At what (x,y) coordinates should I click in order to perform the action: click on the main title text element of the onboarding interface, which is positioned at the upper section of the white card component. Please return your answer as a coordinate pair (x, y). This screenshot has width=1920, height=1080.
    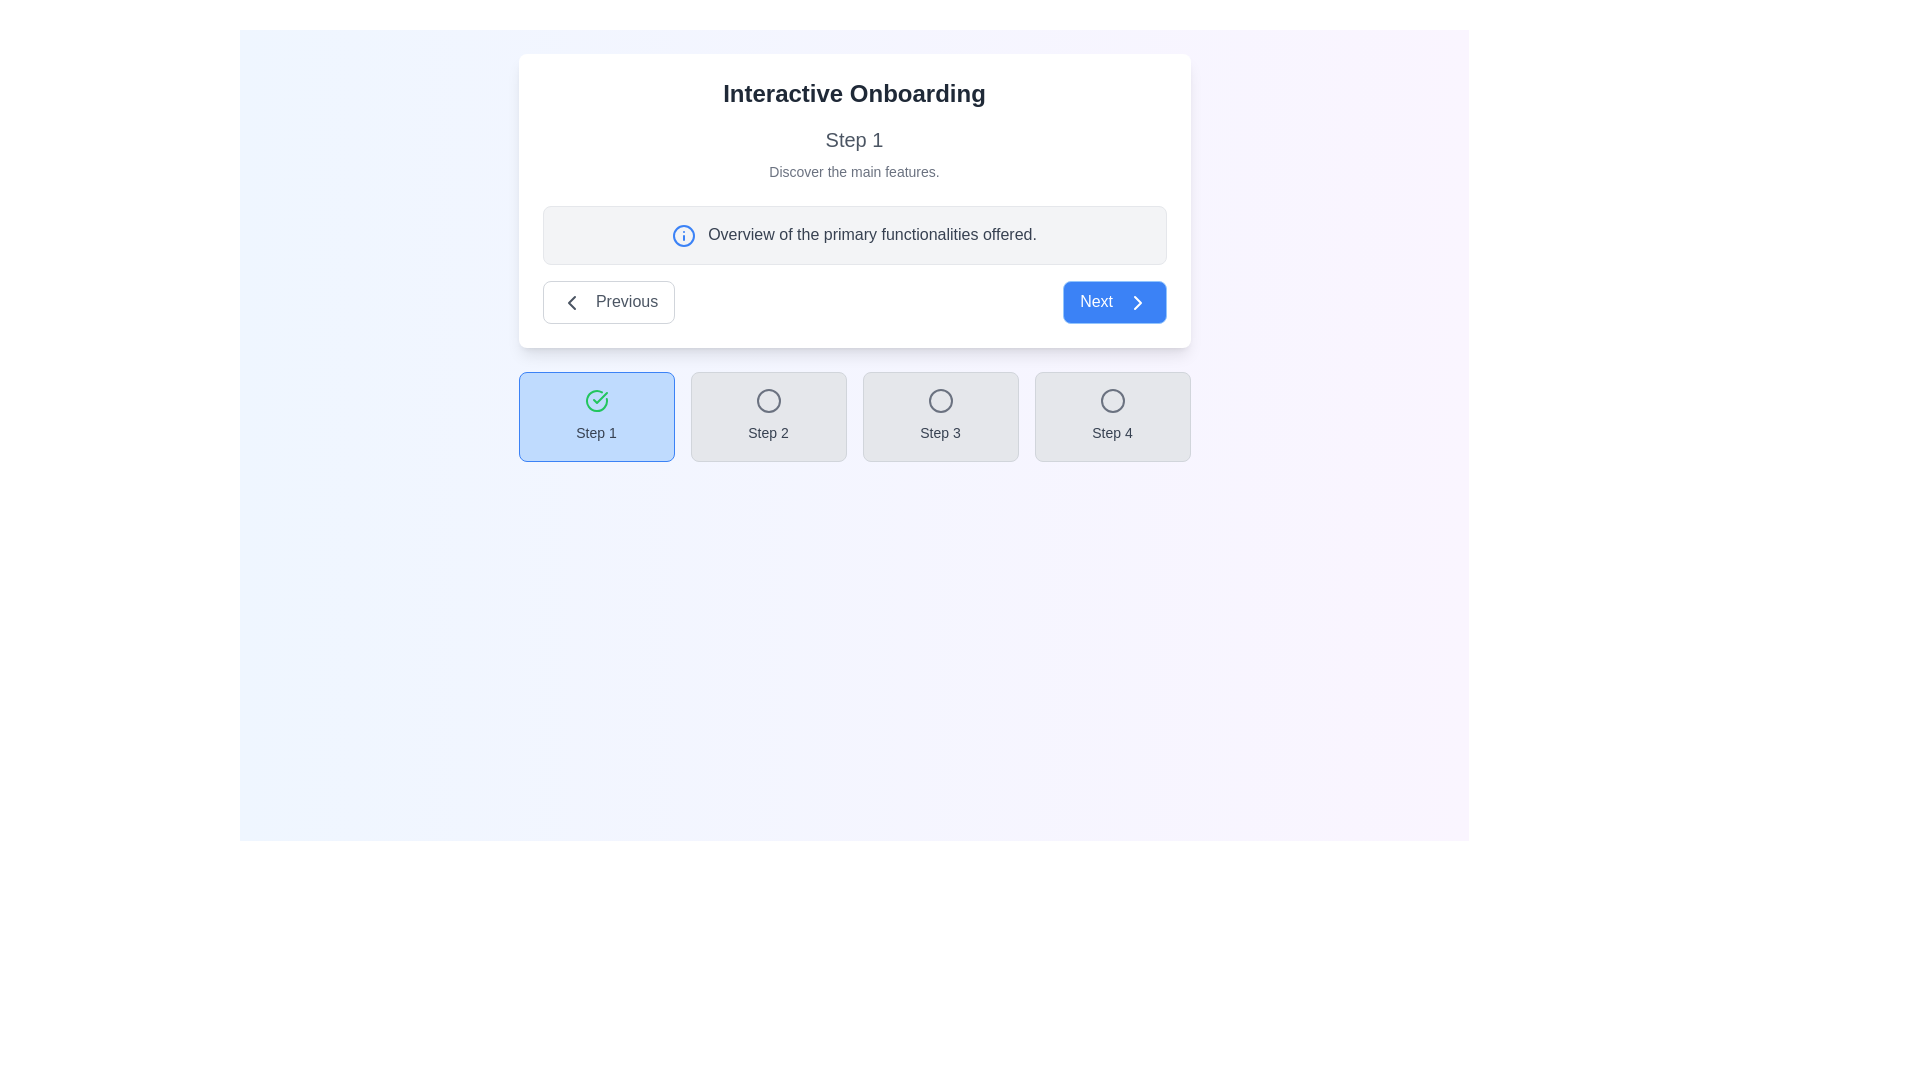
    Looking at the image, I should click on (854, 93).